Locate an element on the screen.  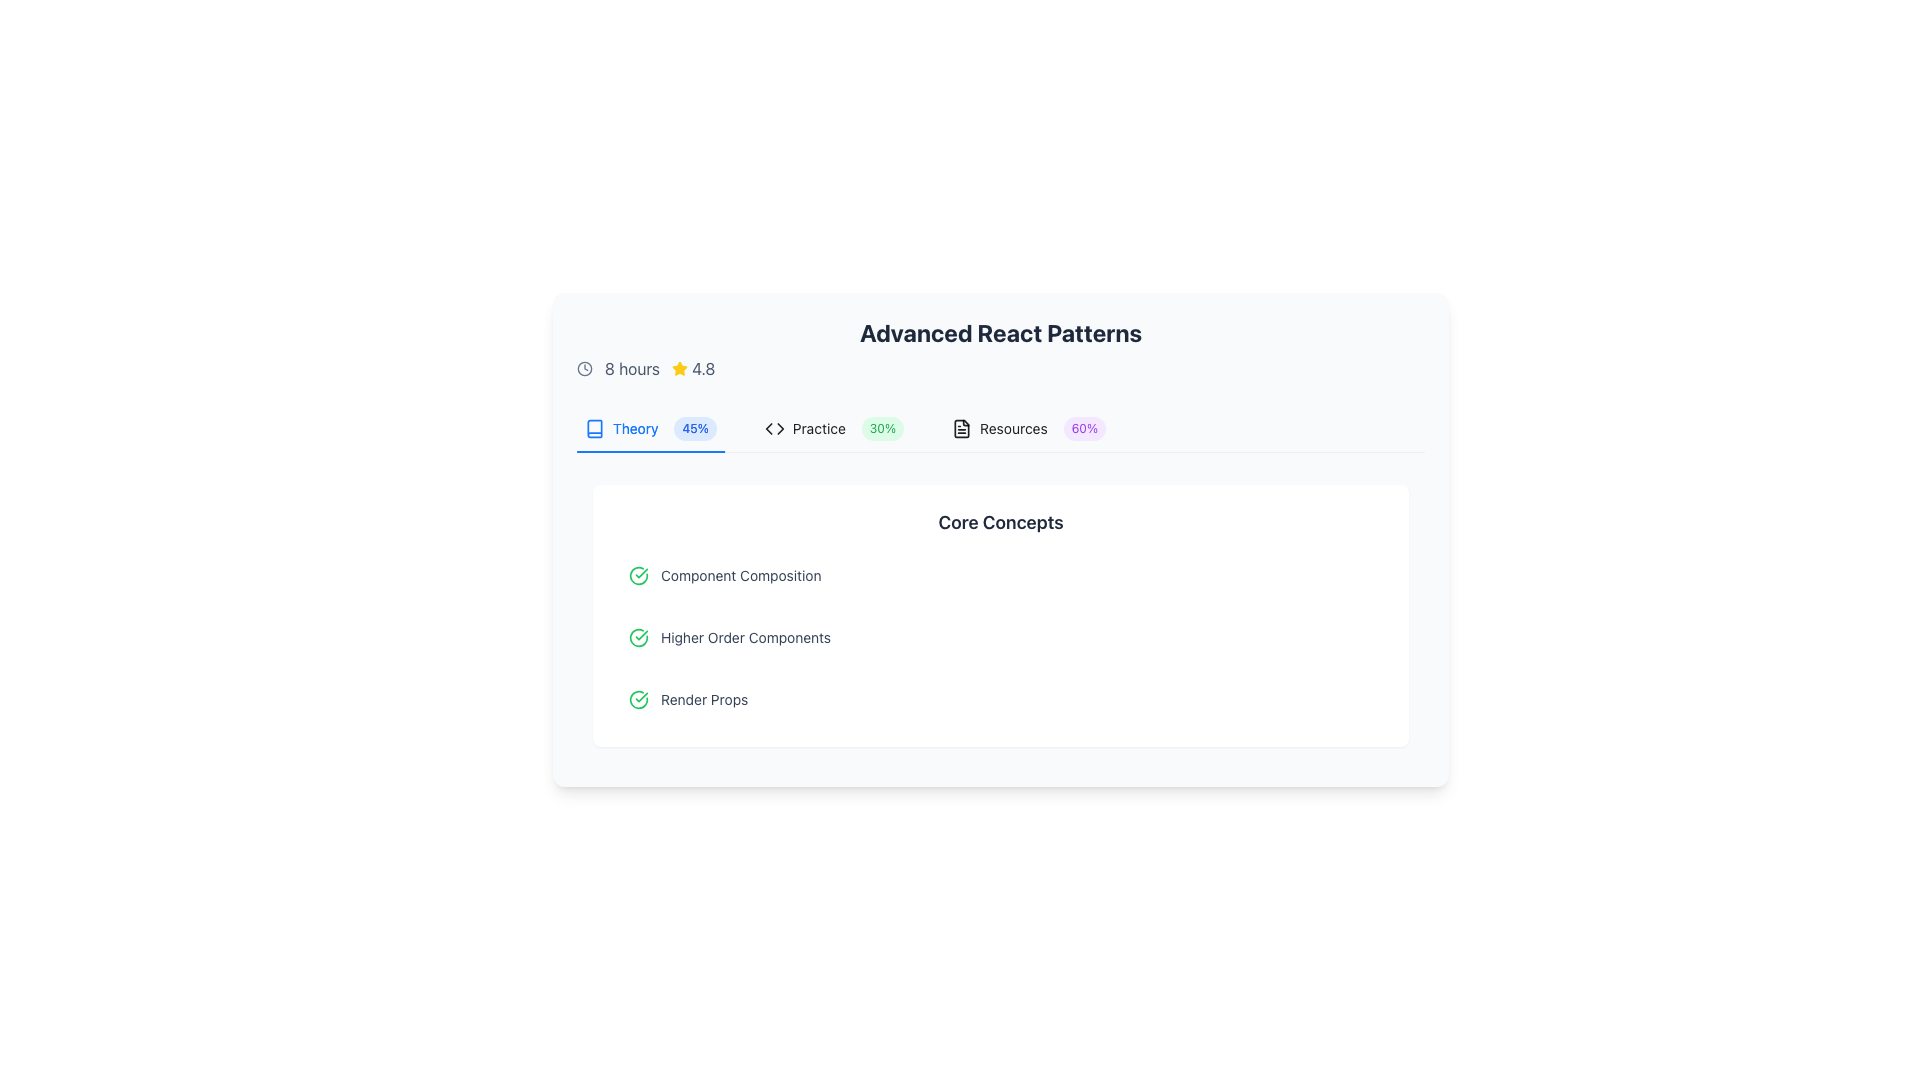
the circular green checkmark icon indicating success, located to the left of the 'Render Props' text is located at coordinates (637, 698).